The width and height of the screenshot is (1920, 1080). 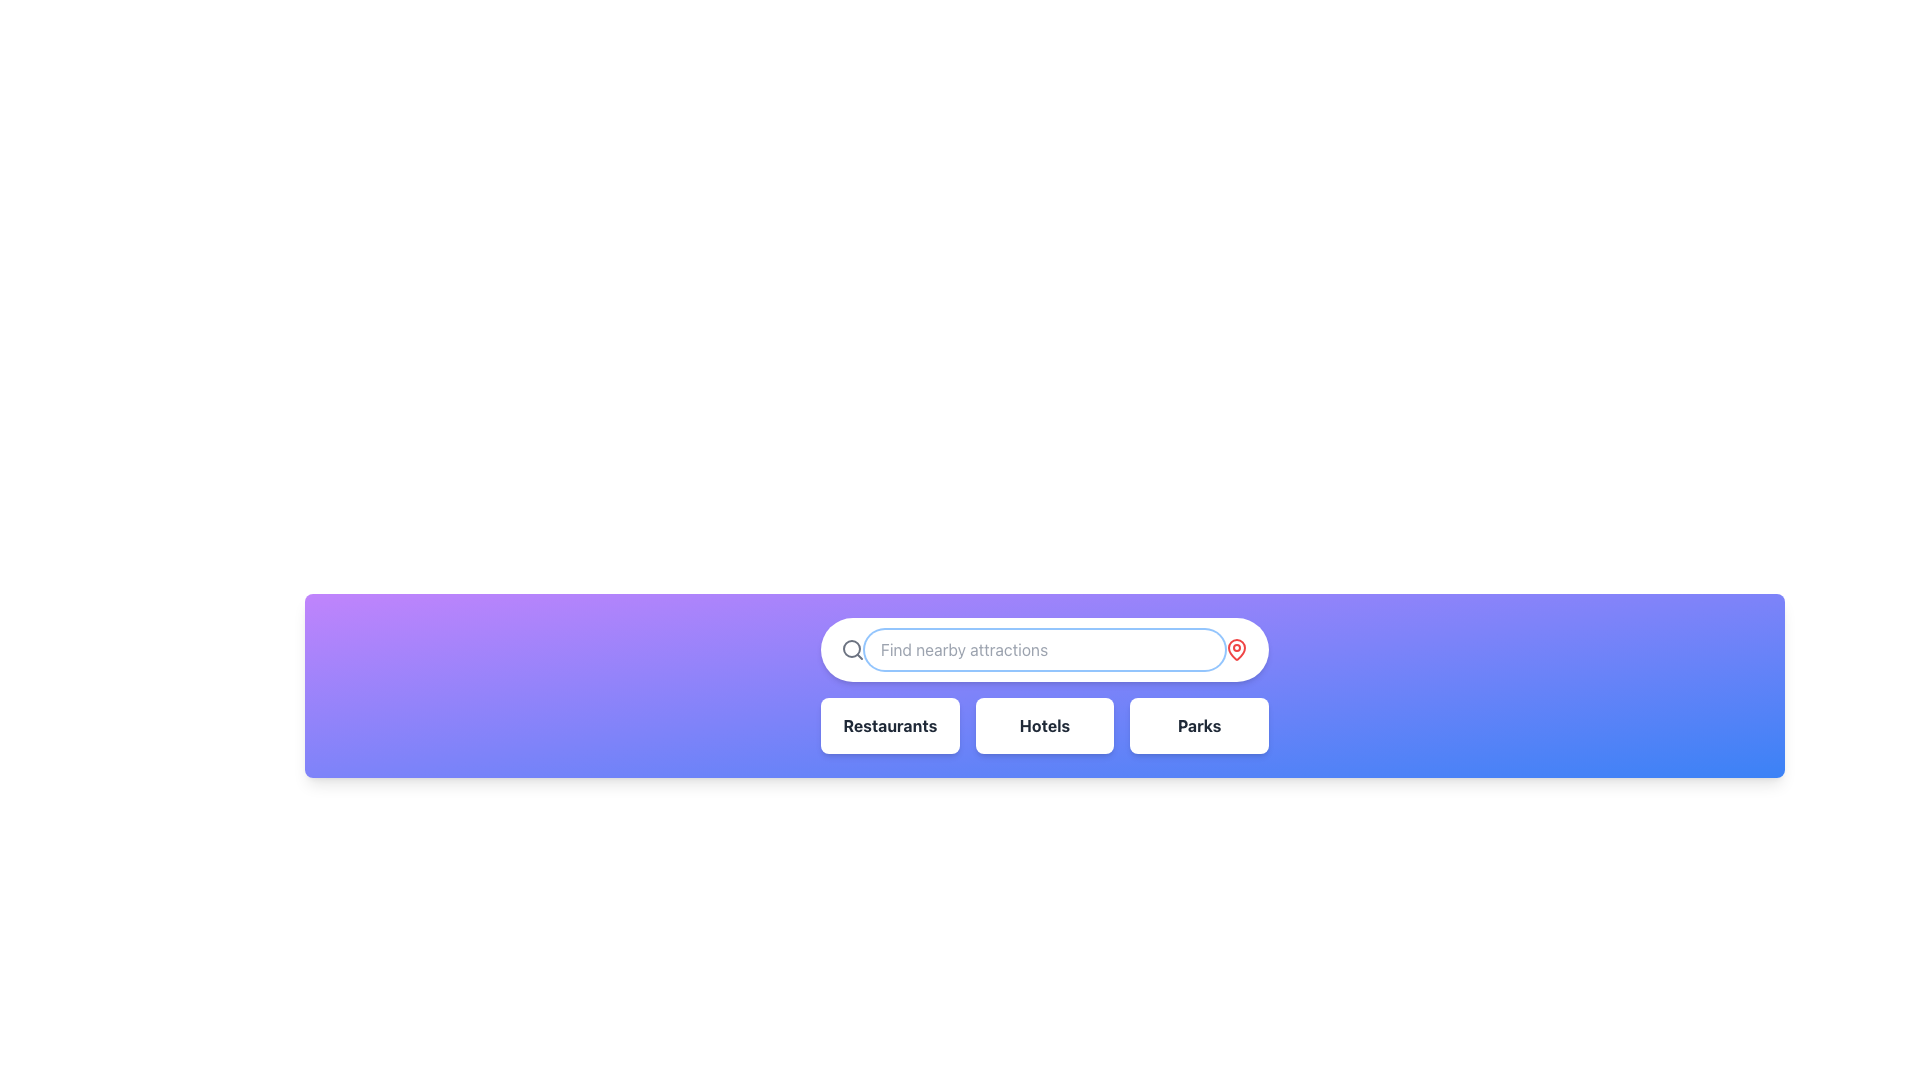 What do you see at coordinates (853, 650) in the screenshot?
I see `the gray magnifying glass icon located at the leftmost side of the white rounded search bar adjacent to the input field placeholder text 'Find nearby attractions'` at bounding box center [853, 650].